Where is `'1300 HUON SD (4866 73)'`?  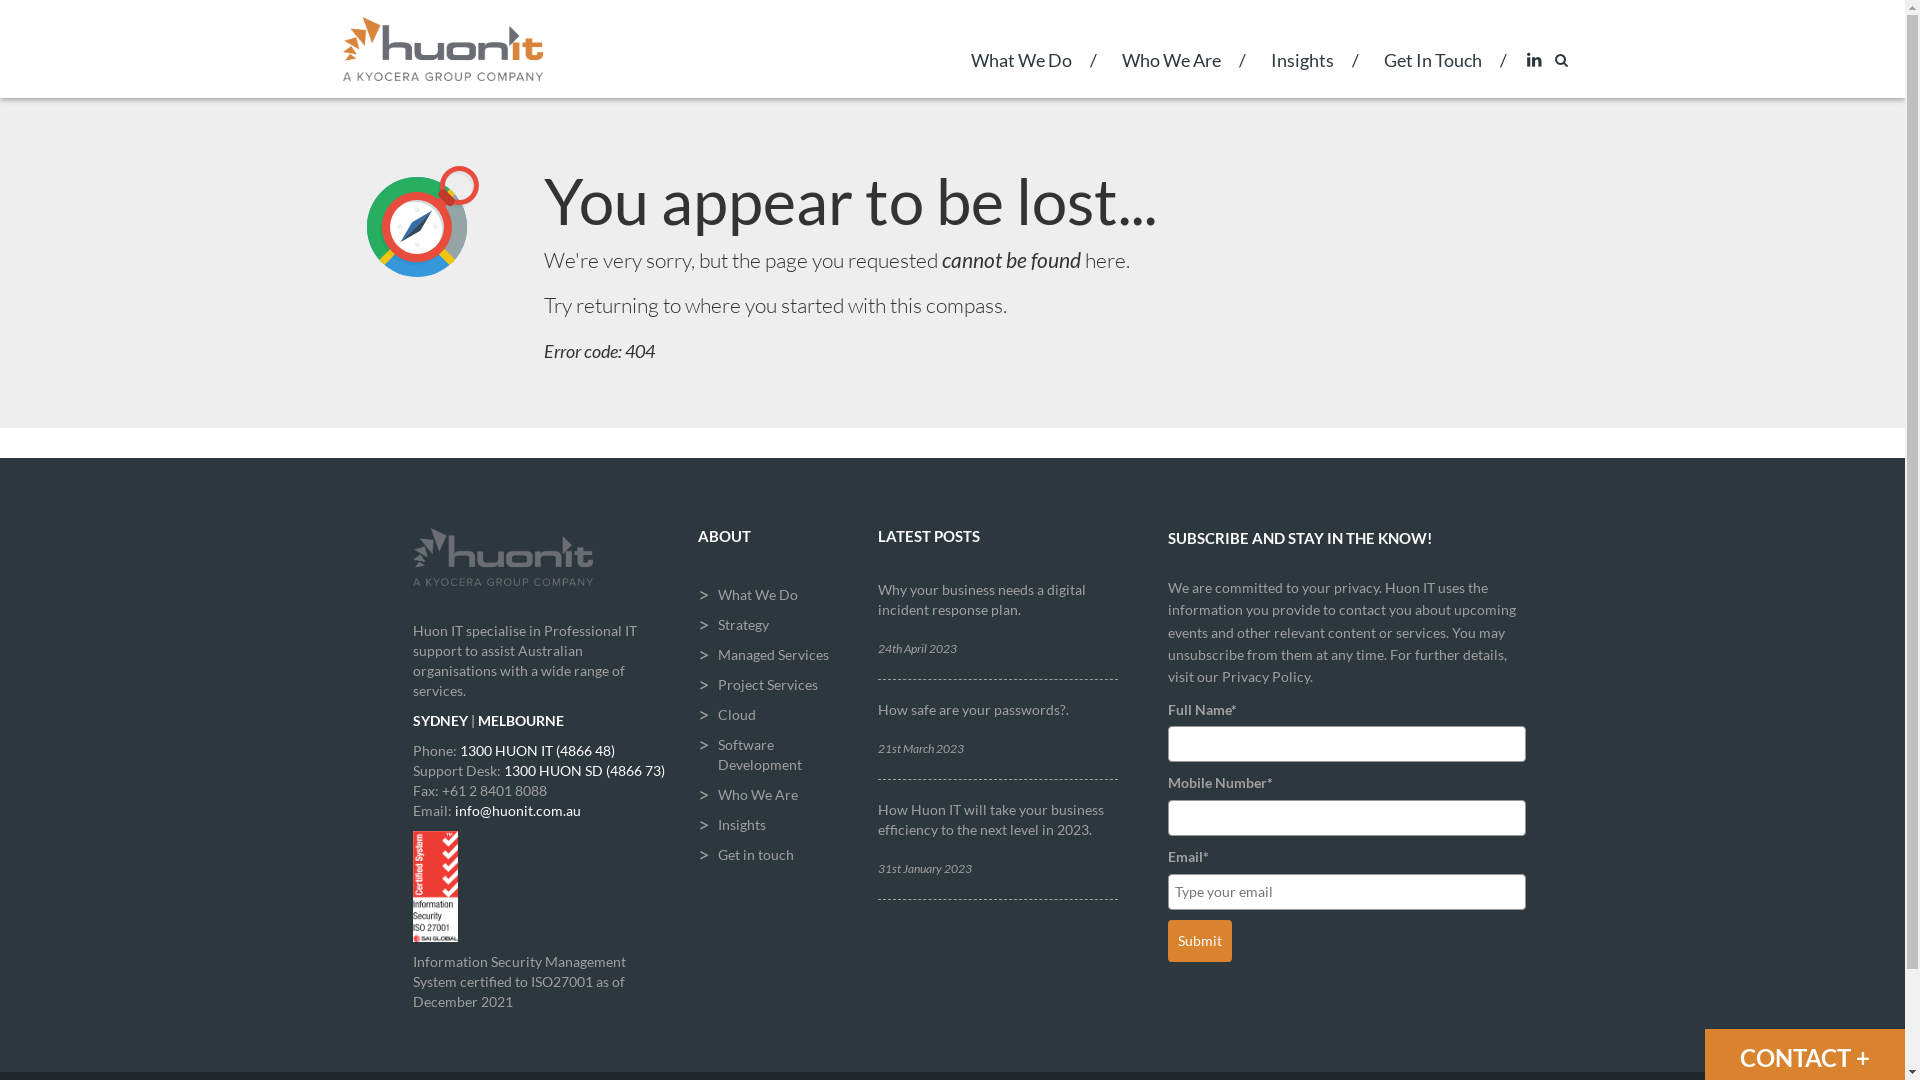
'1300 HUON SD (4866 73)' is located at coordinates (583, 769).